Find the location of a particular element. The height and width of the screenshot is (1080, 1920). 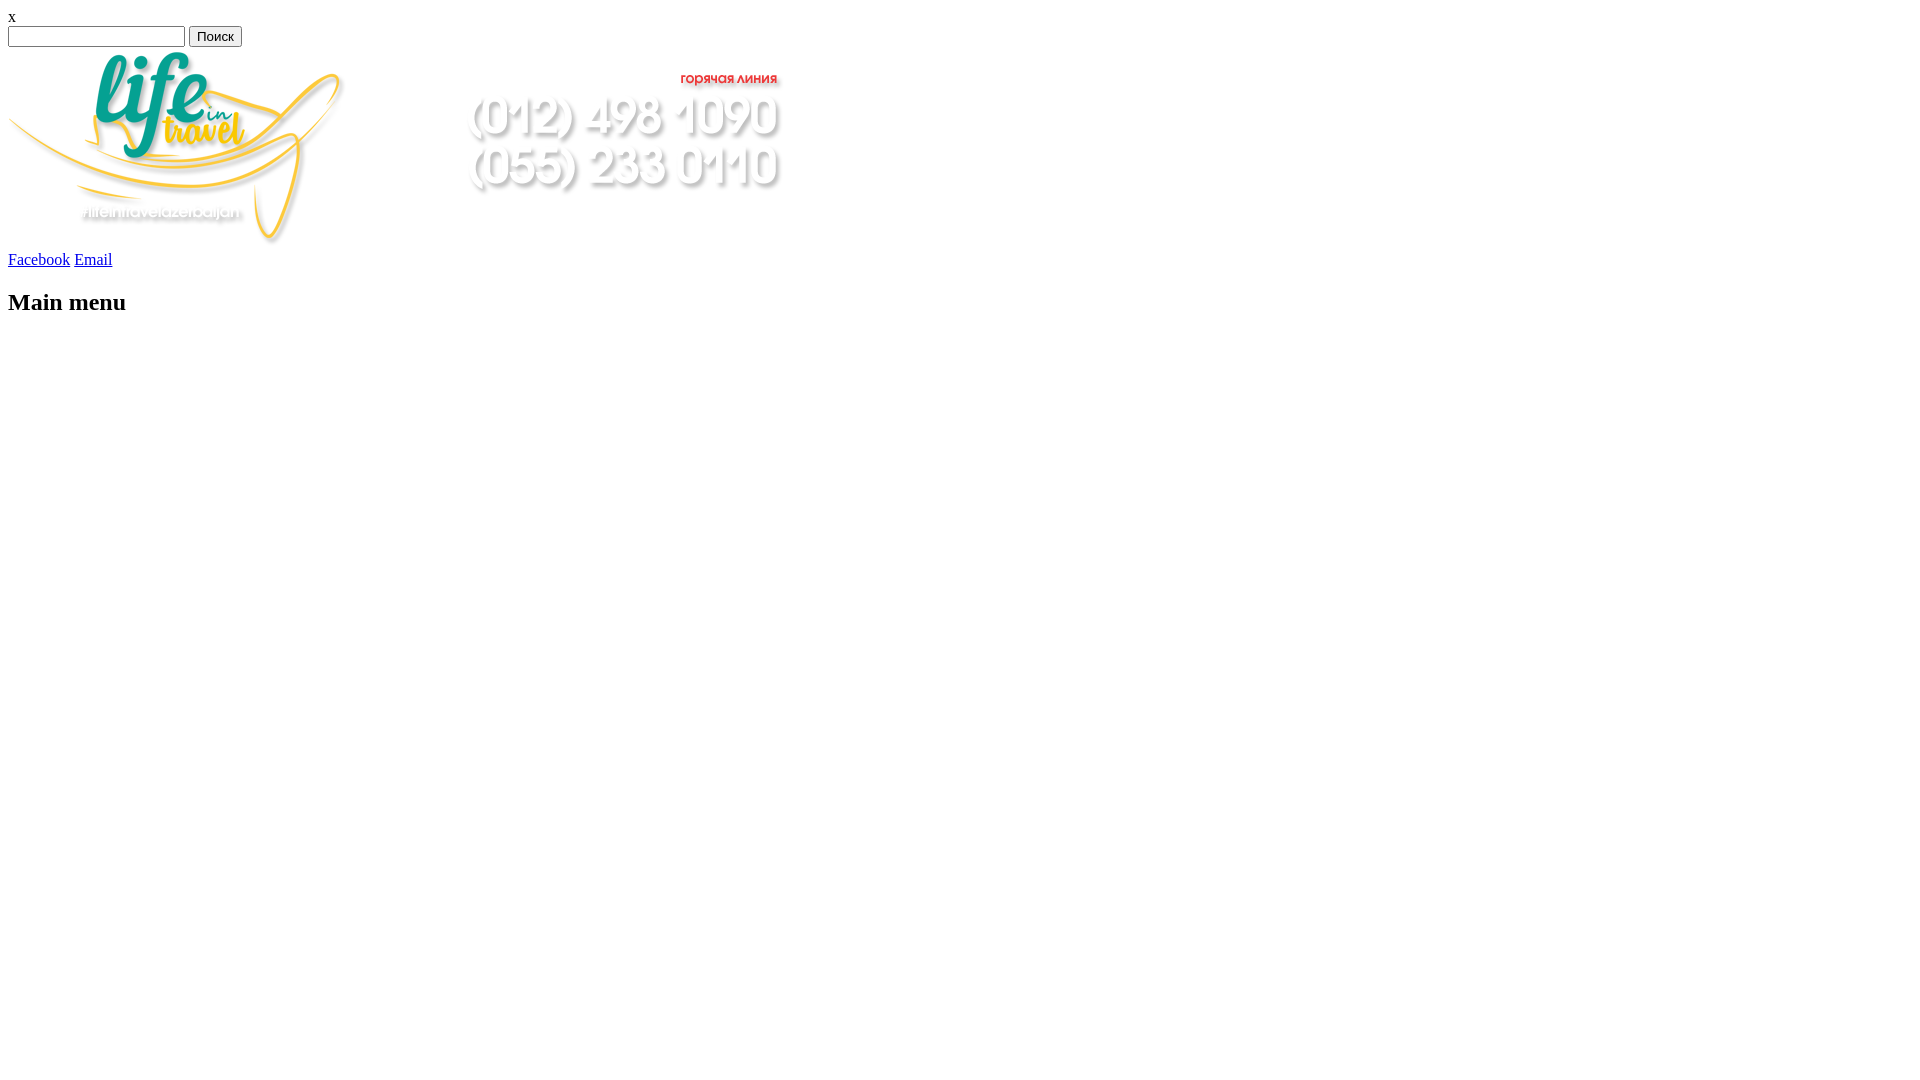

'"LifeInTravel" Travel Agency Azerbaijan' is located at coordinates (407, 240).